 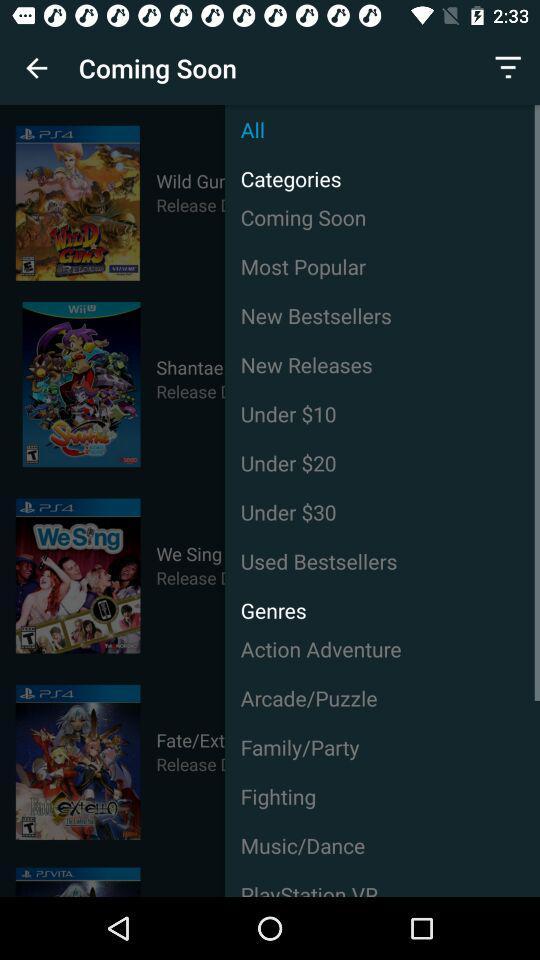 I want to click on the icon below the coming soon, so click(x=382, y=265).